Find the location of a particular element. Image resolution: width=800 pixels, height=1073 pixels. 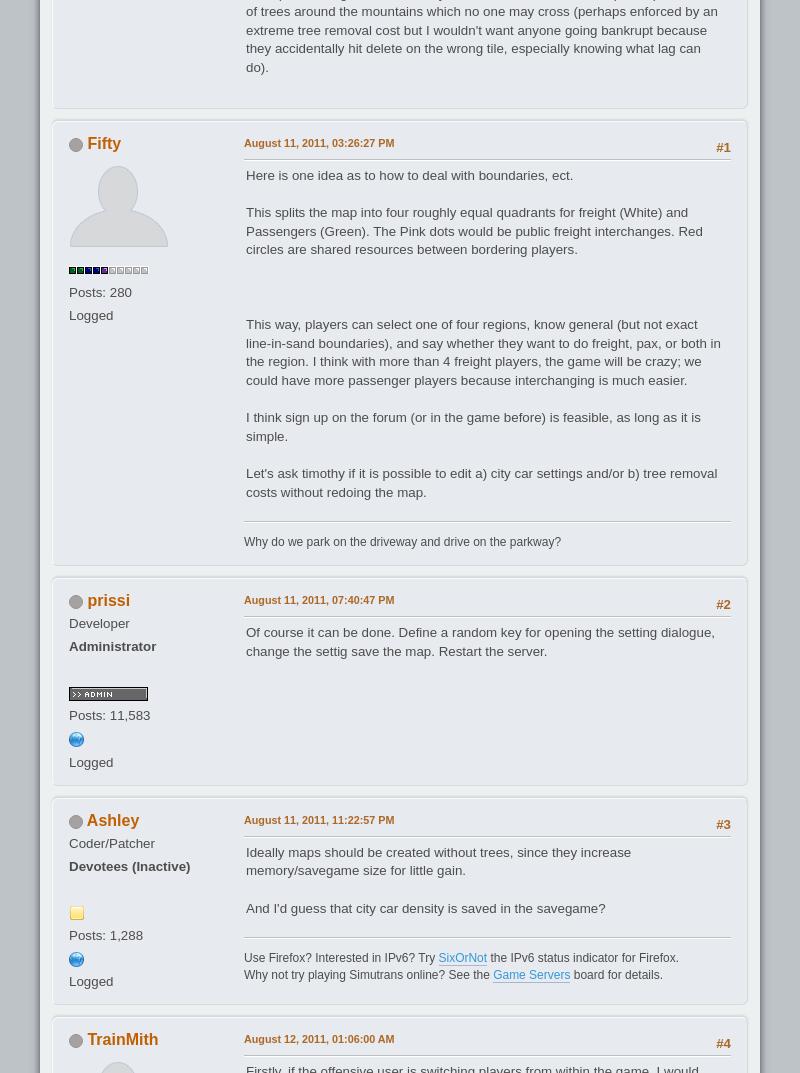

'Posts: 11,583' is located at coordinates (108, 715).